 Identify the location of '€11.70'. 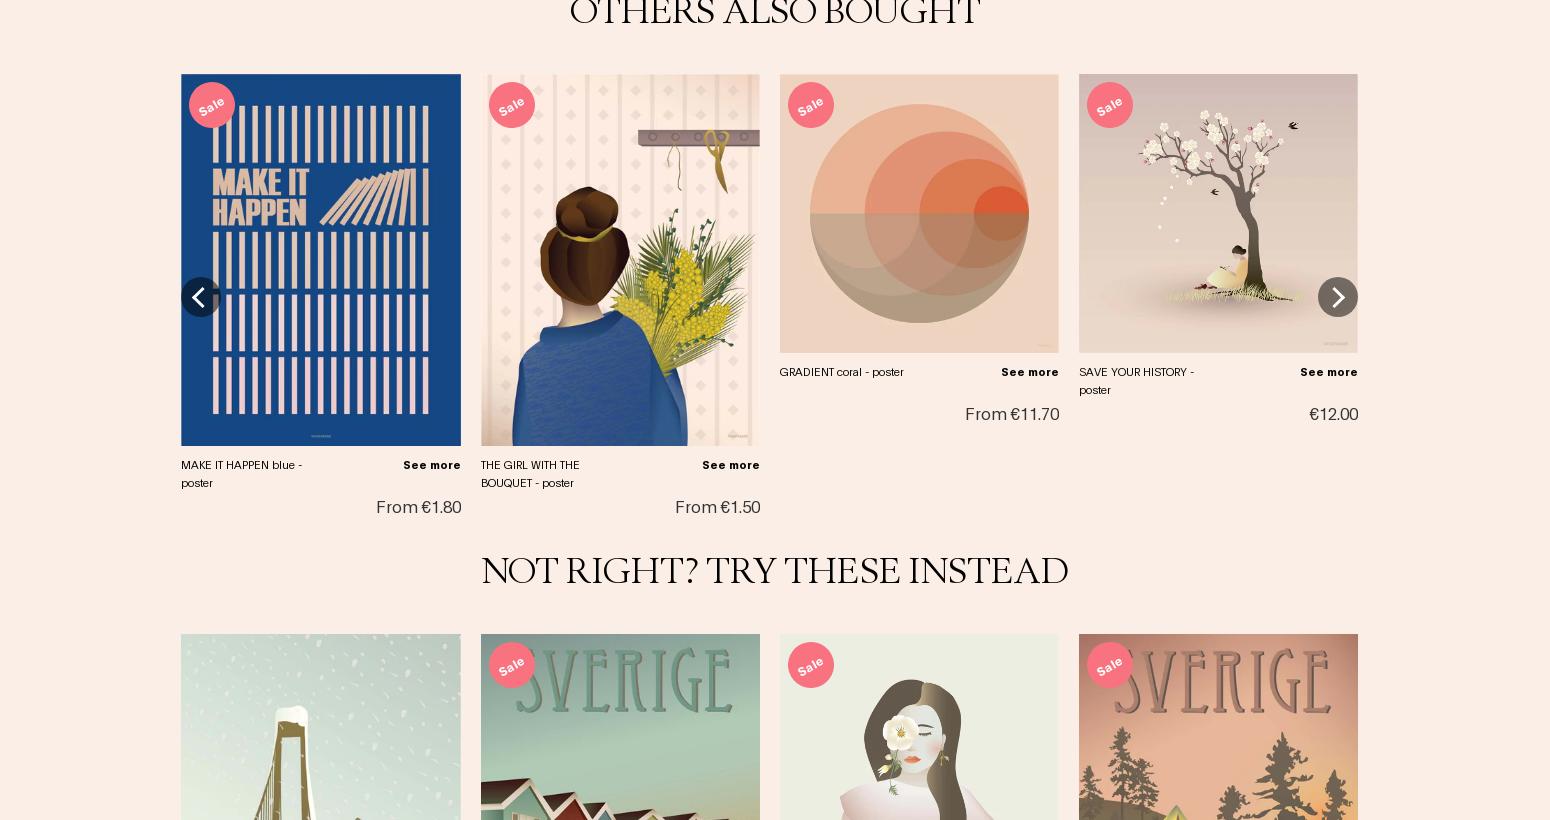
(1034, 410).